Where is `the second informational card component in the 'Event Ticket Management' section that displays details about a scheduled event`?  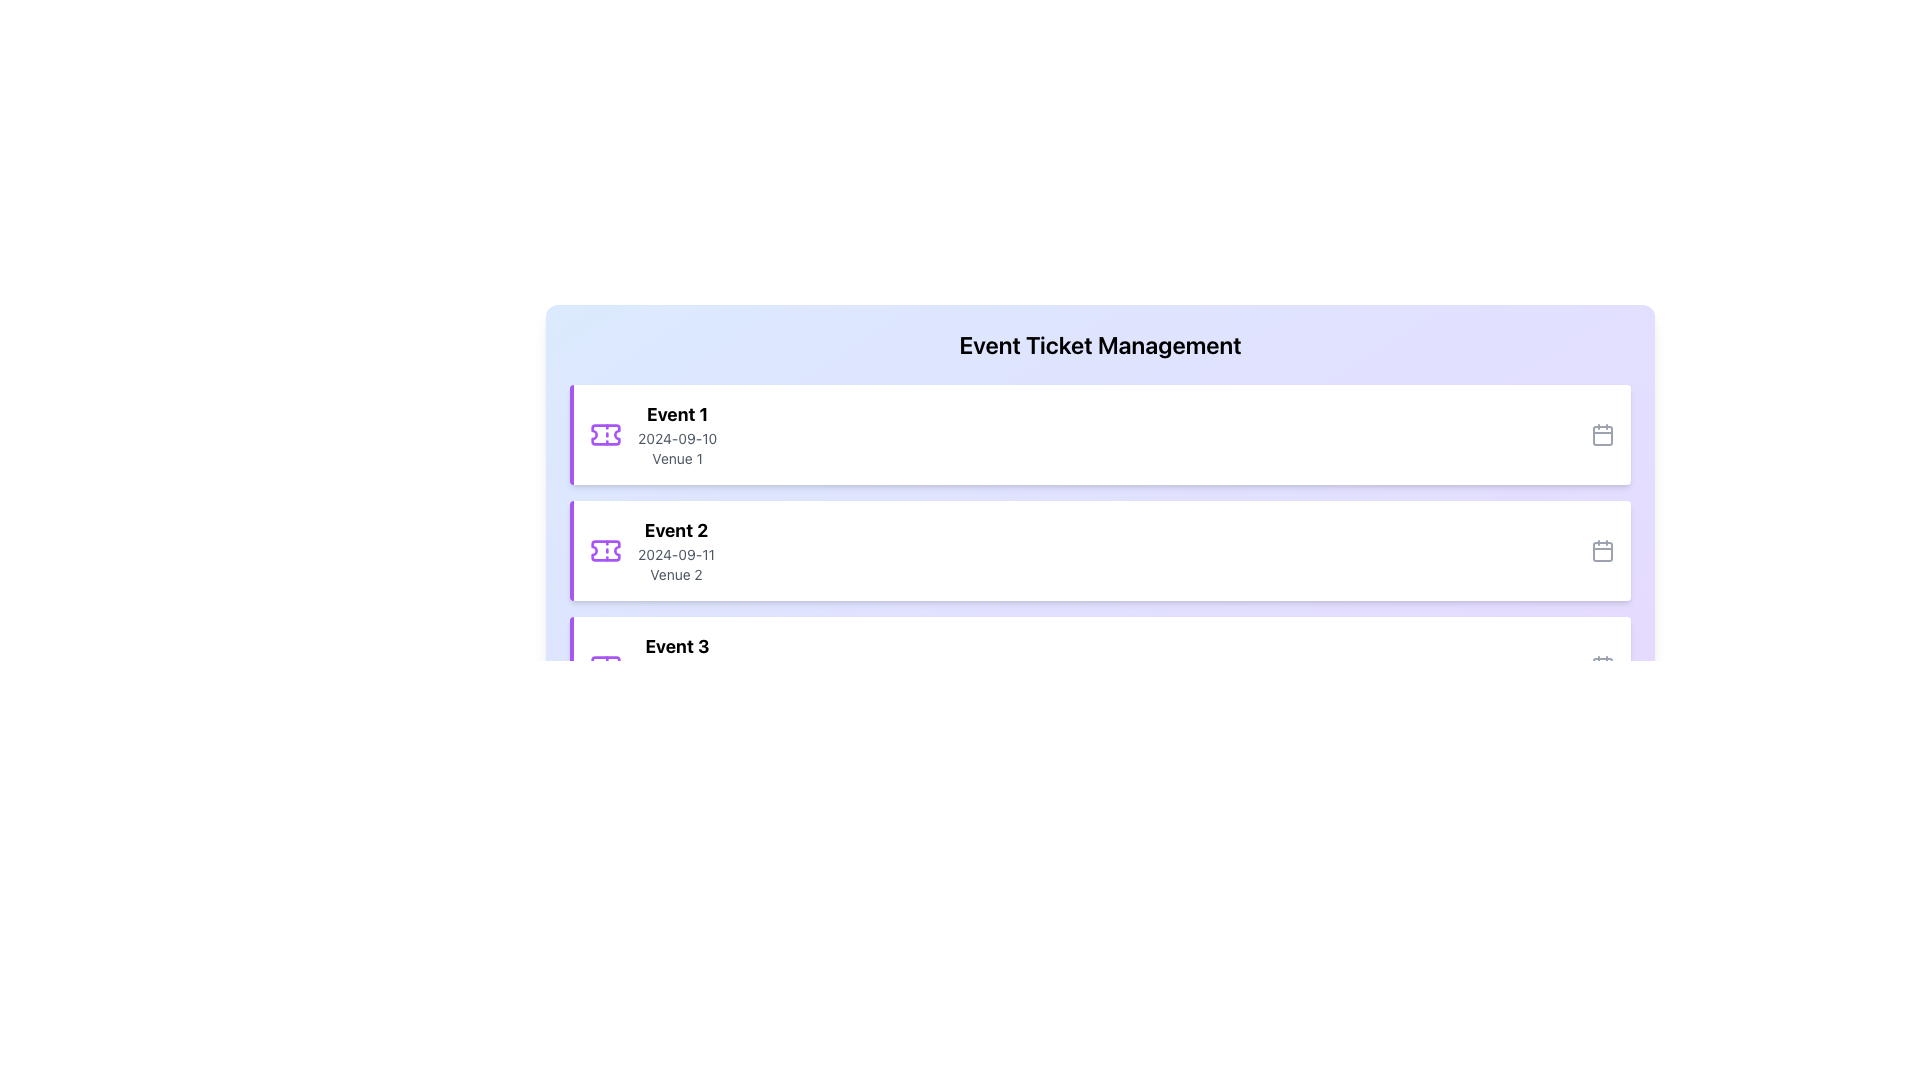 the second informational card component in the 'Event Ticket Management' section that displays details about a scheduled event is located at coordinates (676, 551).